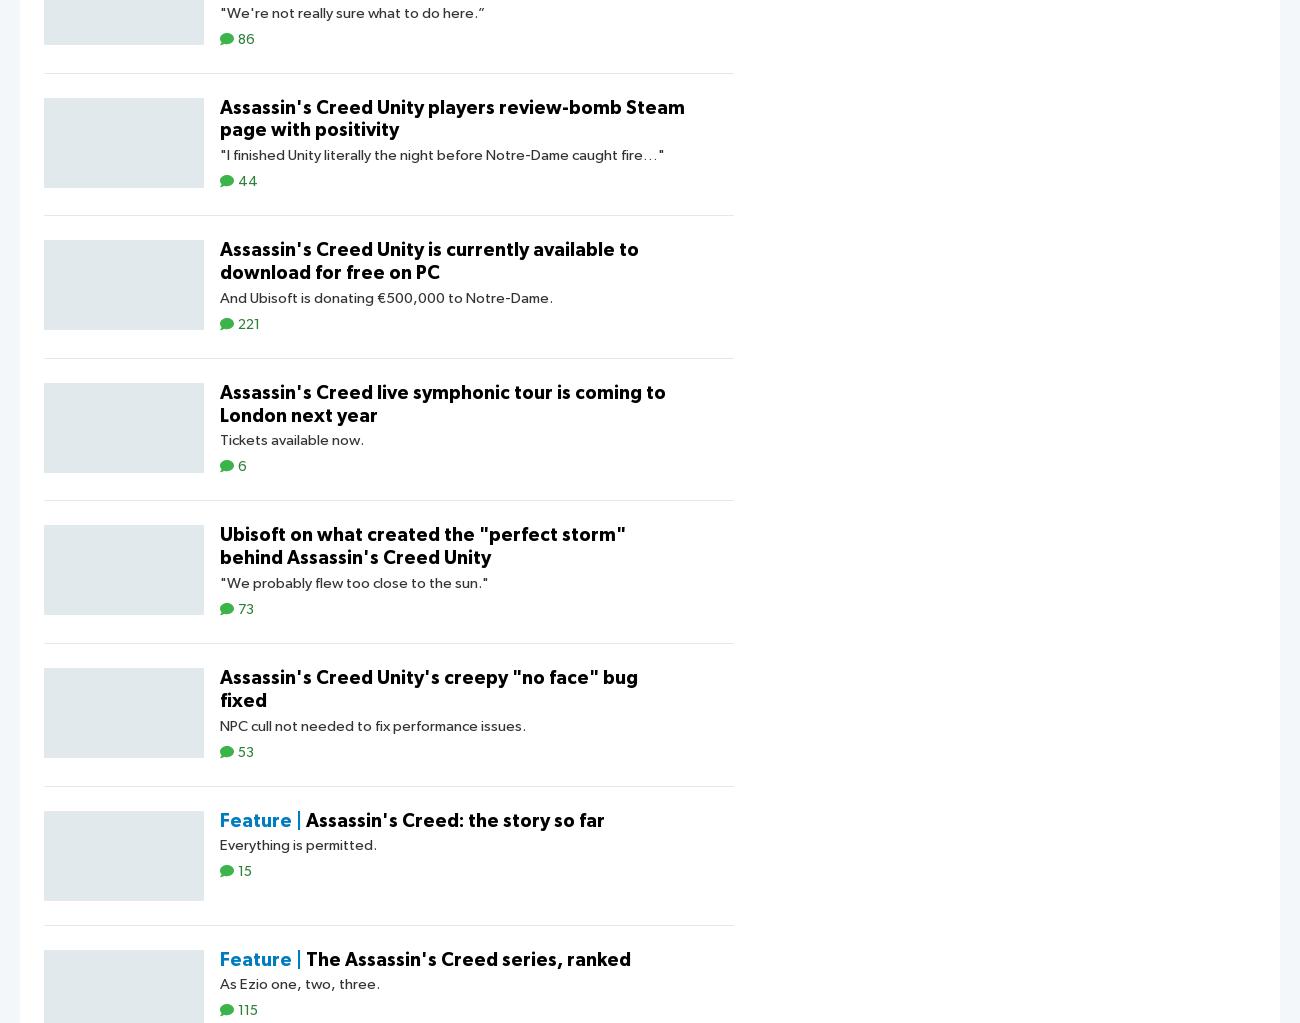  What do you see at coordinates (300, 984) in the screenshot?
I see `'As Ezio one, two, three.'` at bounding box center [300, 984].